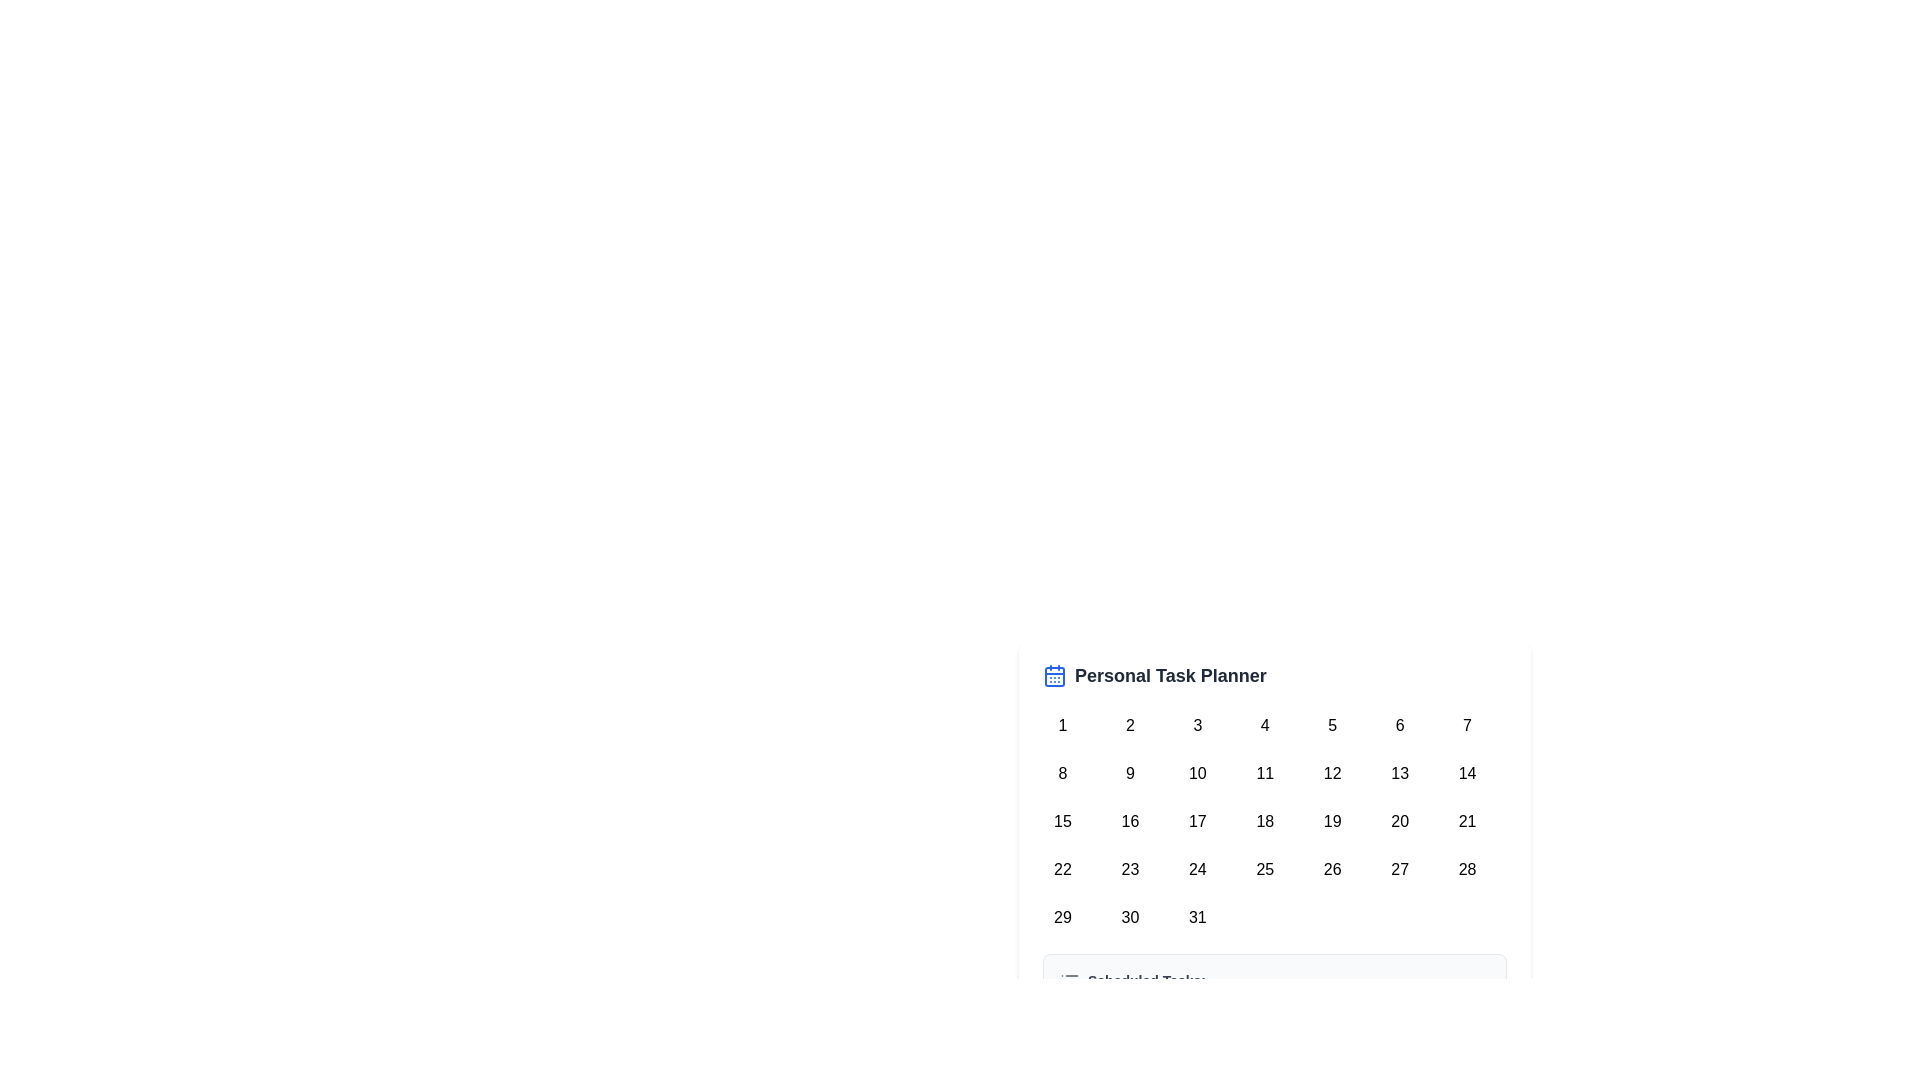 The width and height of the screenshot is (1920, 1080). Describe the element at coordinates (1129, 918) in the screenshot. I see `the rounded square button marked with the number '30'` at that location.